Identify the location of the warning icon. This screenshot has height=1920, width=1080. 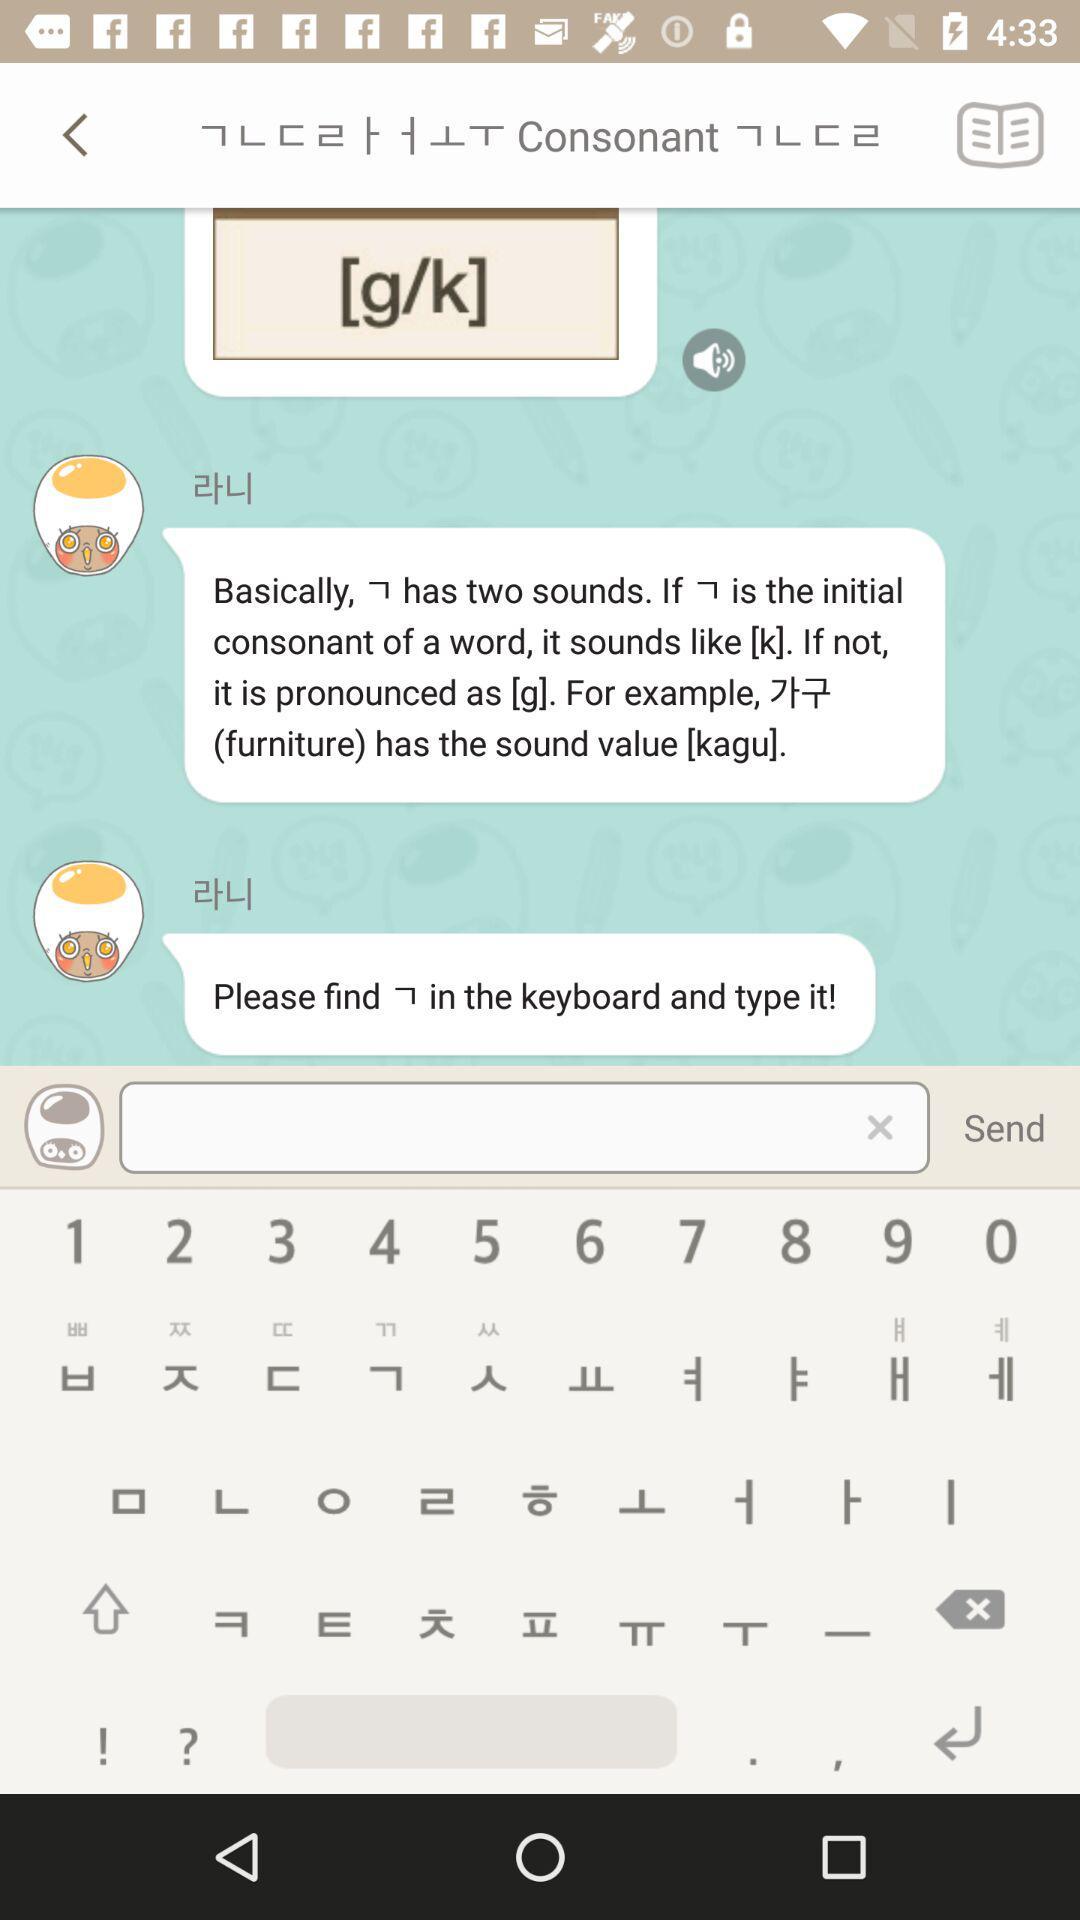
(104, 1731).